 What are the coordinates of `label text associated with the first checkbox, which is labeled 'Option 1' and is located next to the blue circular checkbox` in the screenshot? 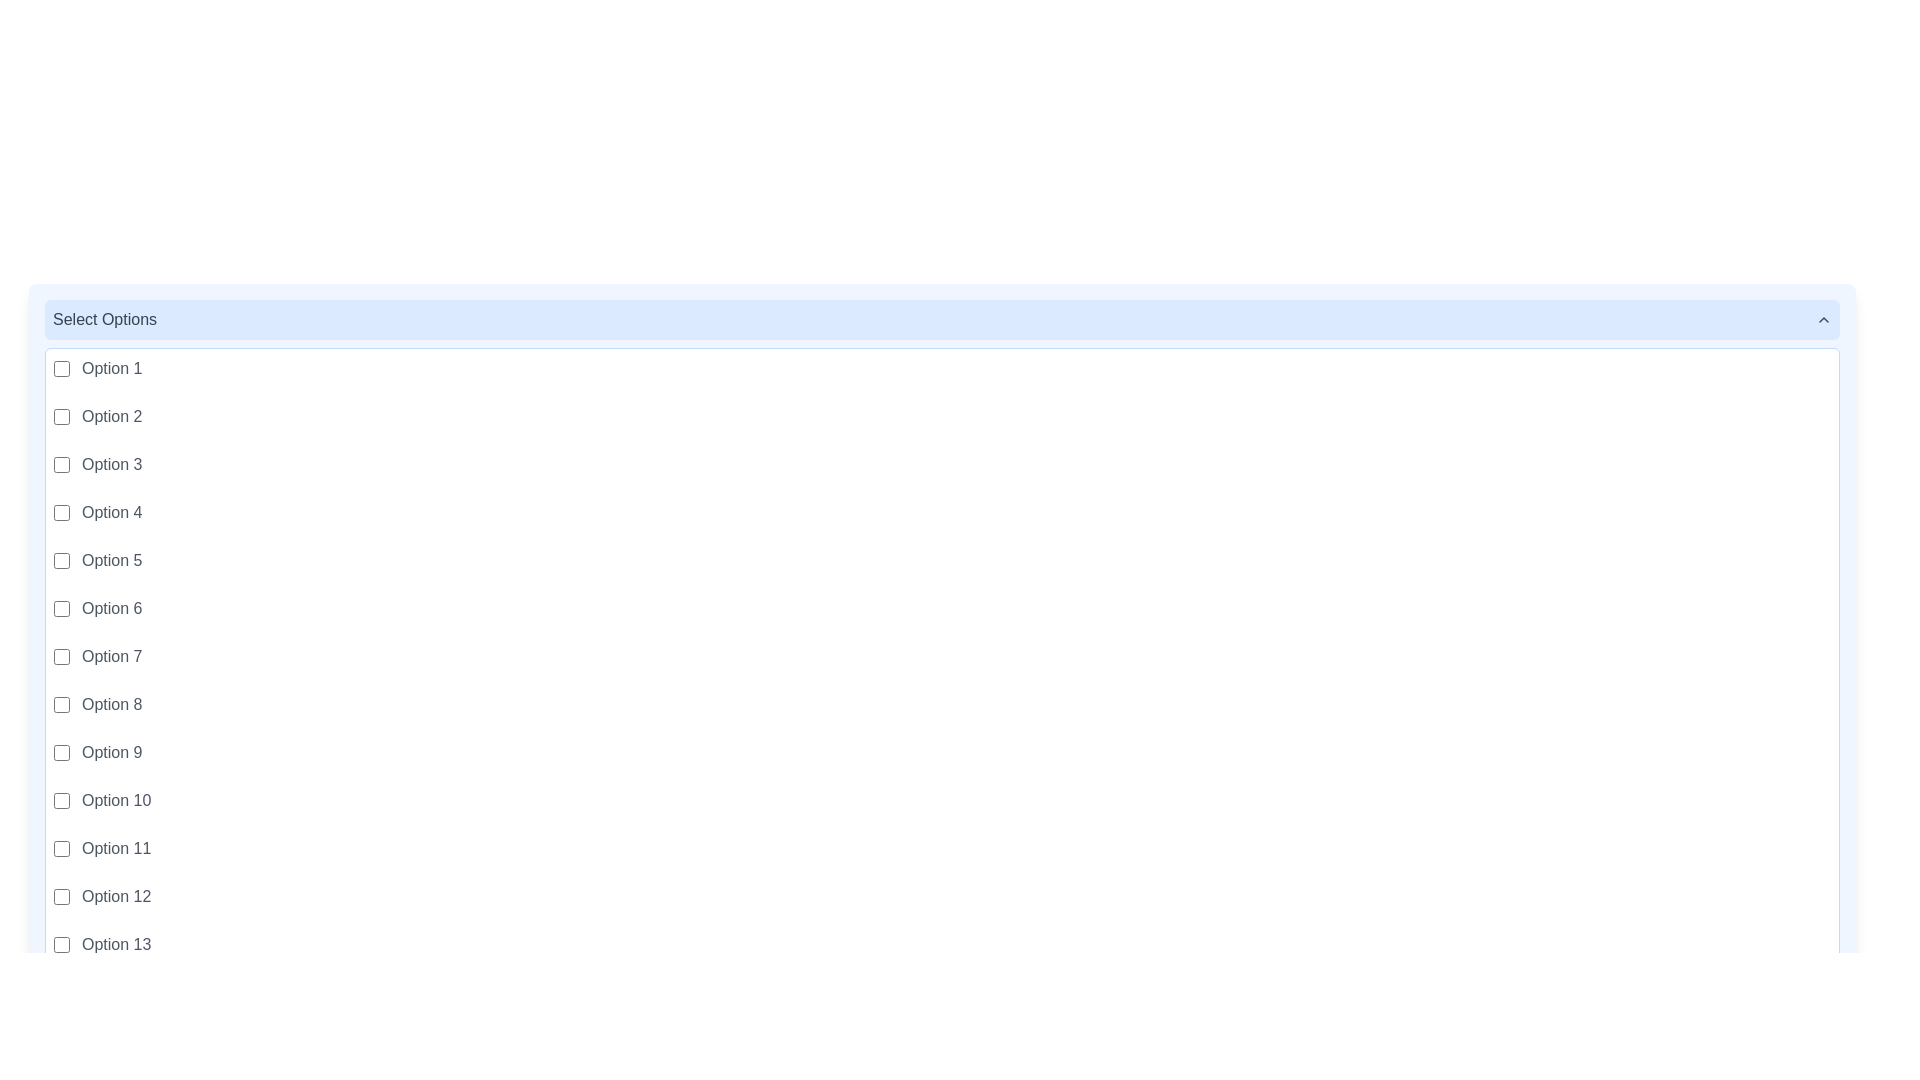 It's located at (62, 369).